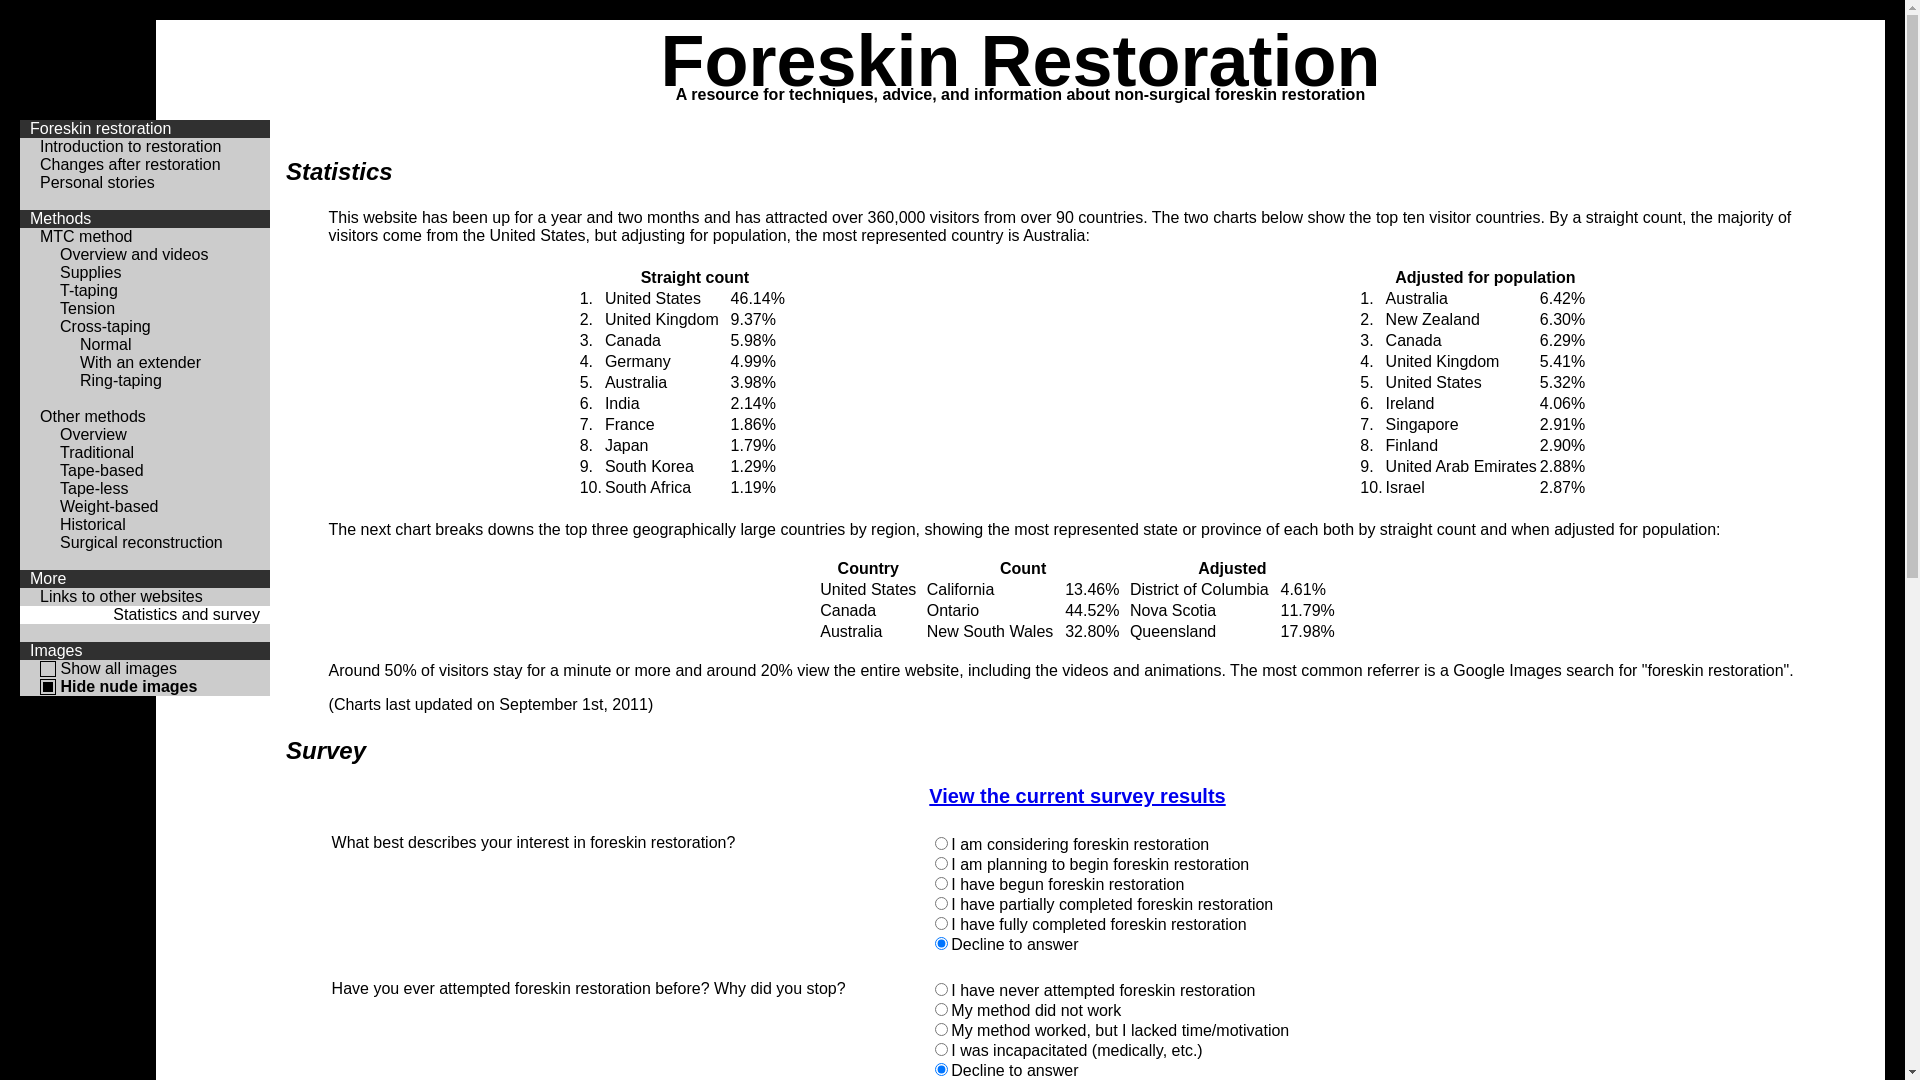 The height and width of the screenshot is (1080, 1920). What do you see at coordinates (104, 343) in the screenshot?
I see `'Normal'` at bounding box center [104, 343].